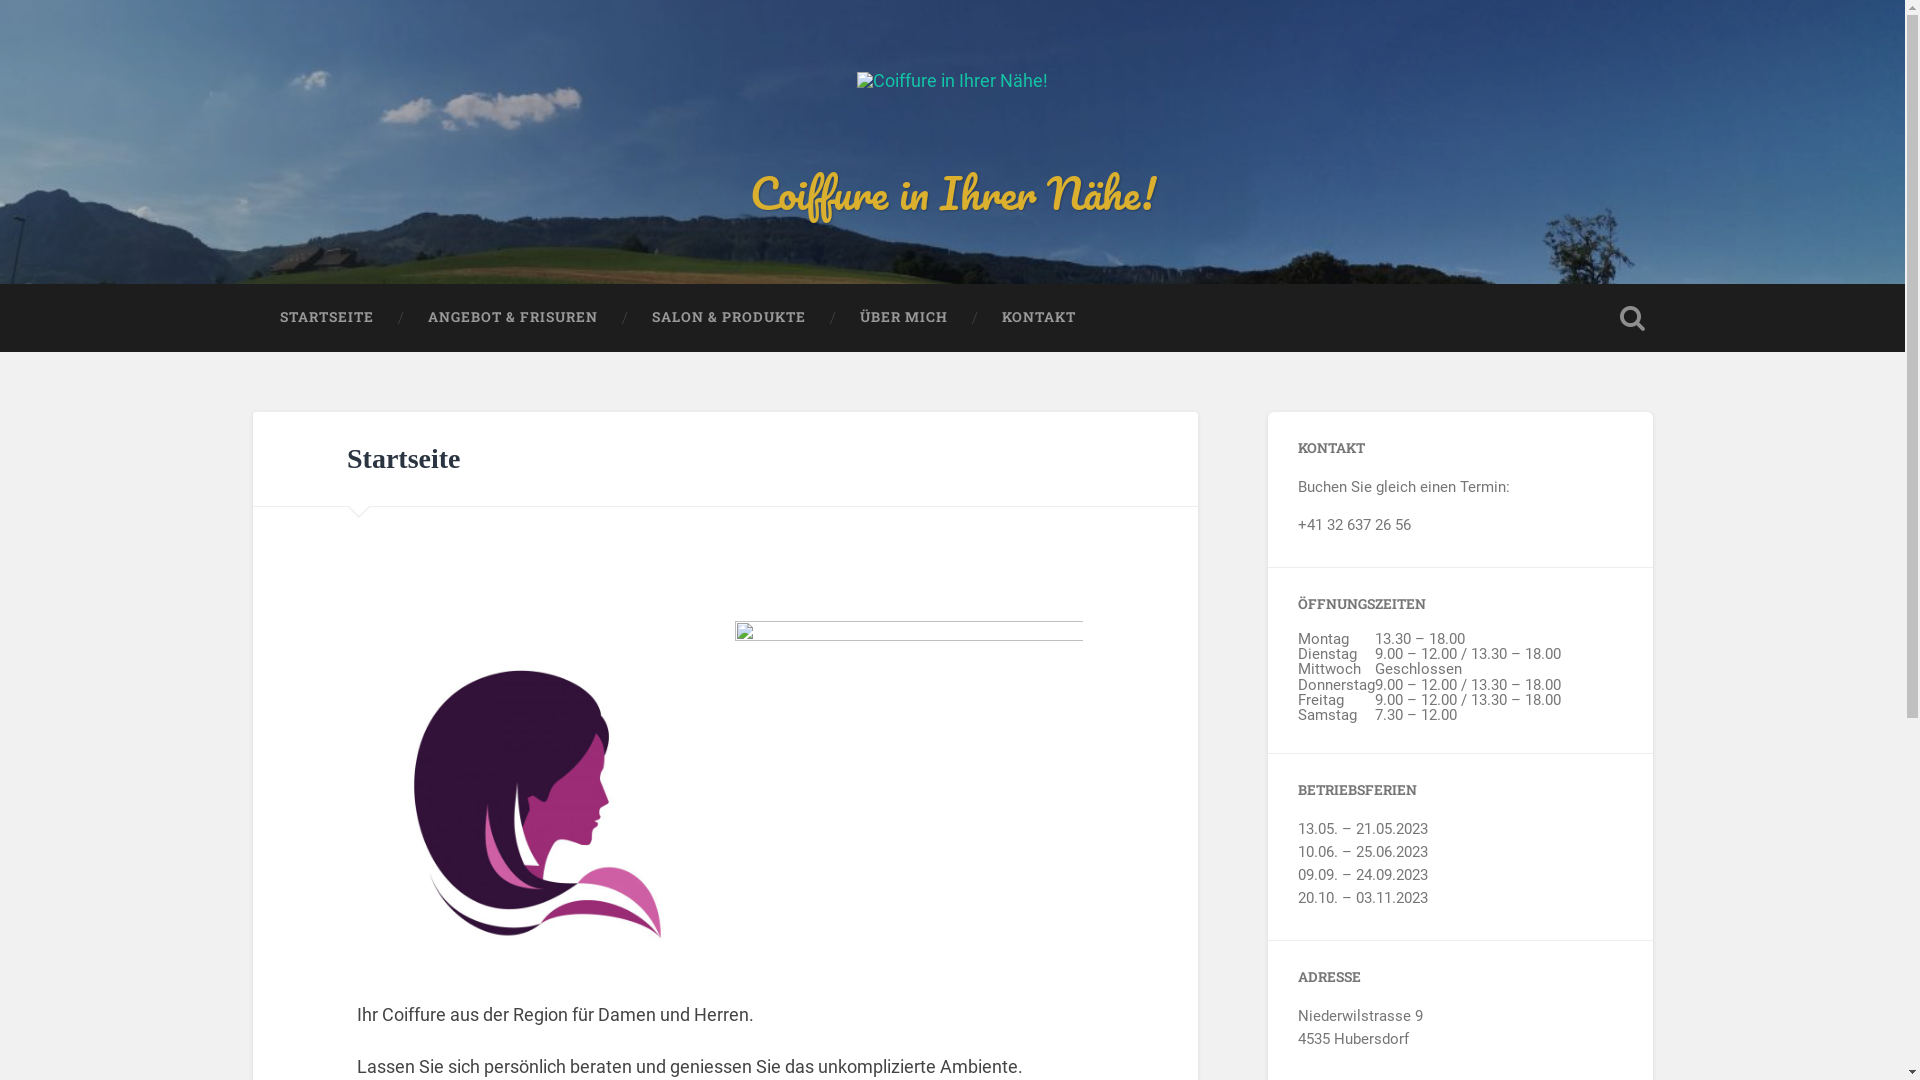 The height and width of the screenshot is (1080, 1920). I want to click on 'ANGEBOT & FRISUREN', so click(512, 316).